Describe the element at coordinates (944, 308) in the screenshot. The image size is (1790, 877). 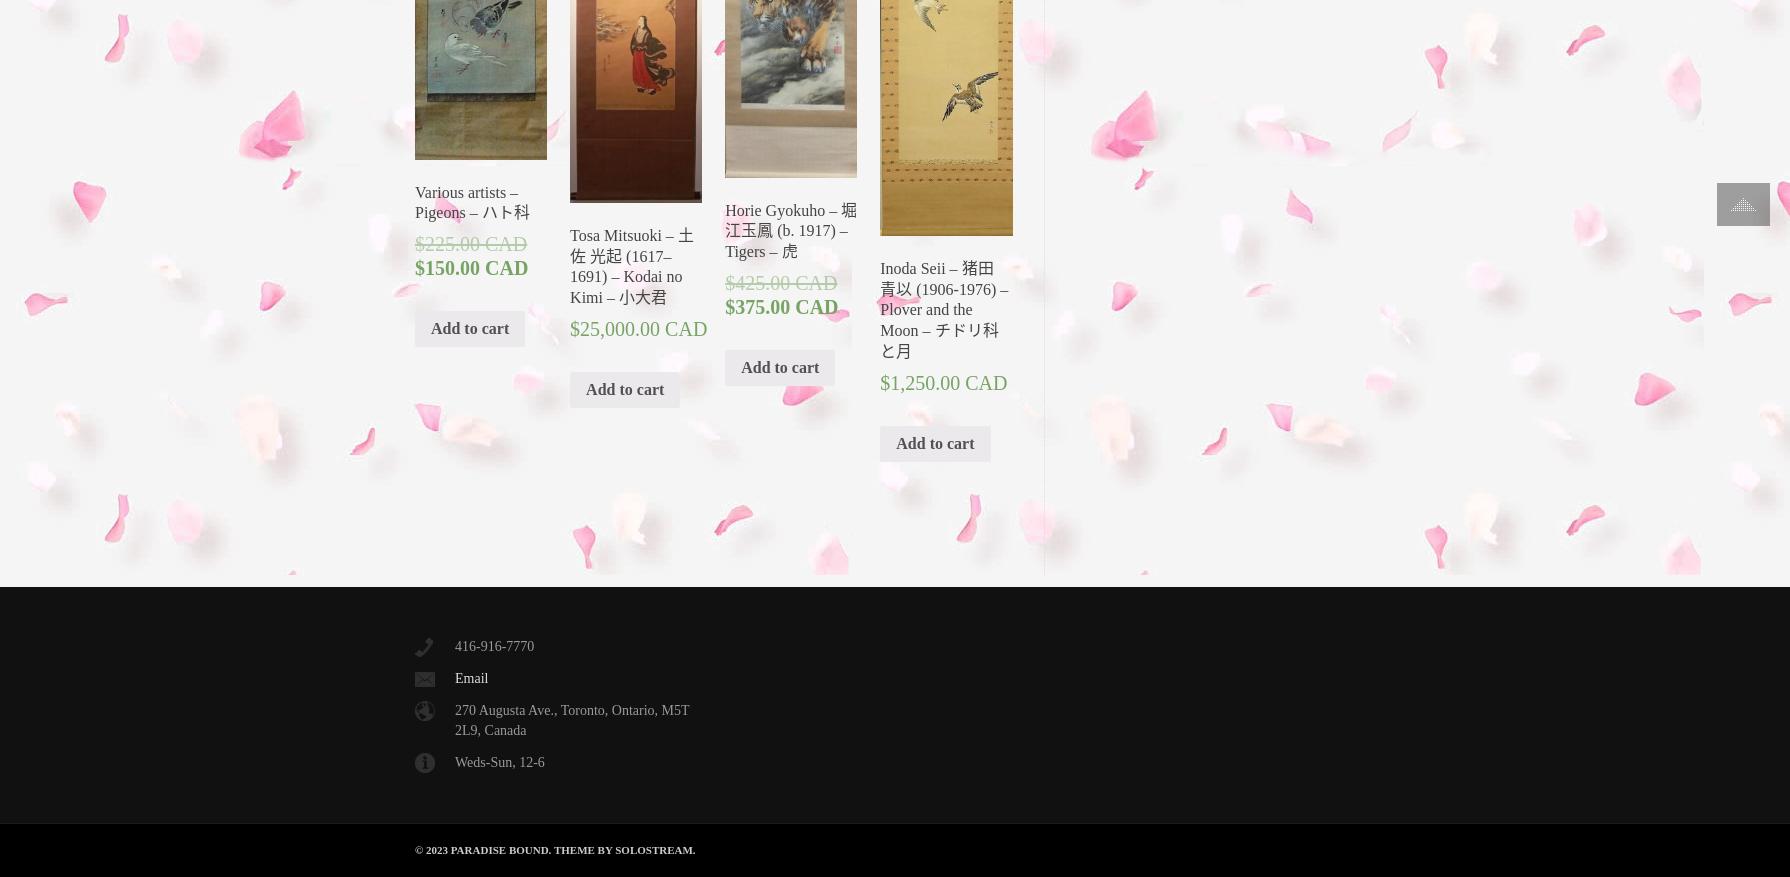
I see `'Inoda Seii – 猪田 青以 (1906-1976) – Plover and the Moon – チドリ科と月'` at that location.